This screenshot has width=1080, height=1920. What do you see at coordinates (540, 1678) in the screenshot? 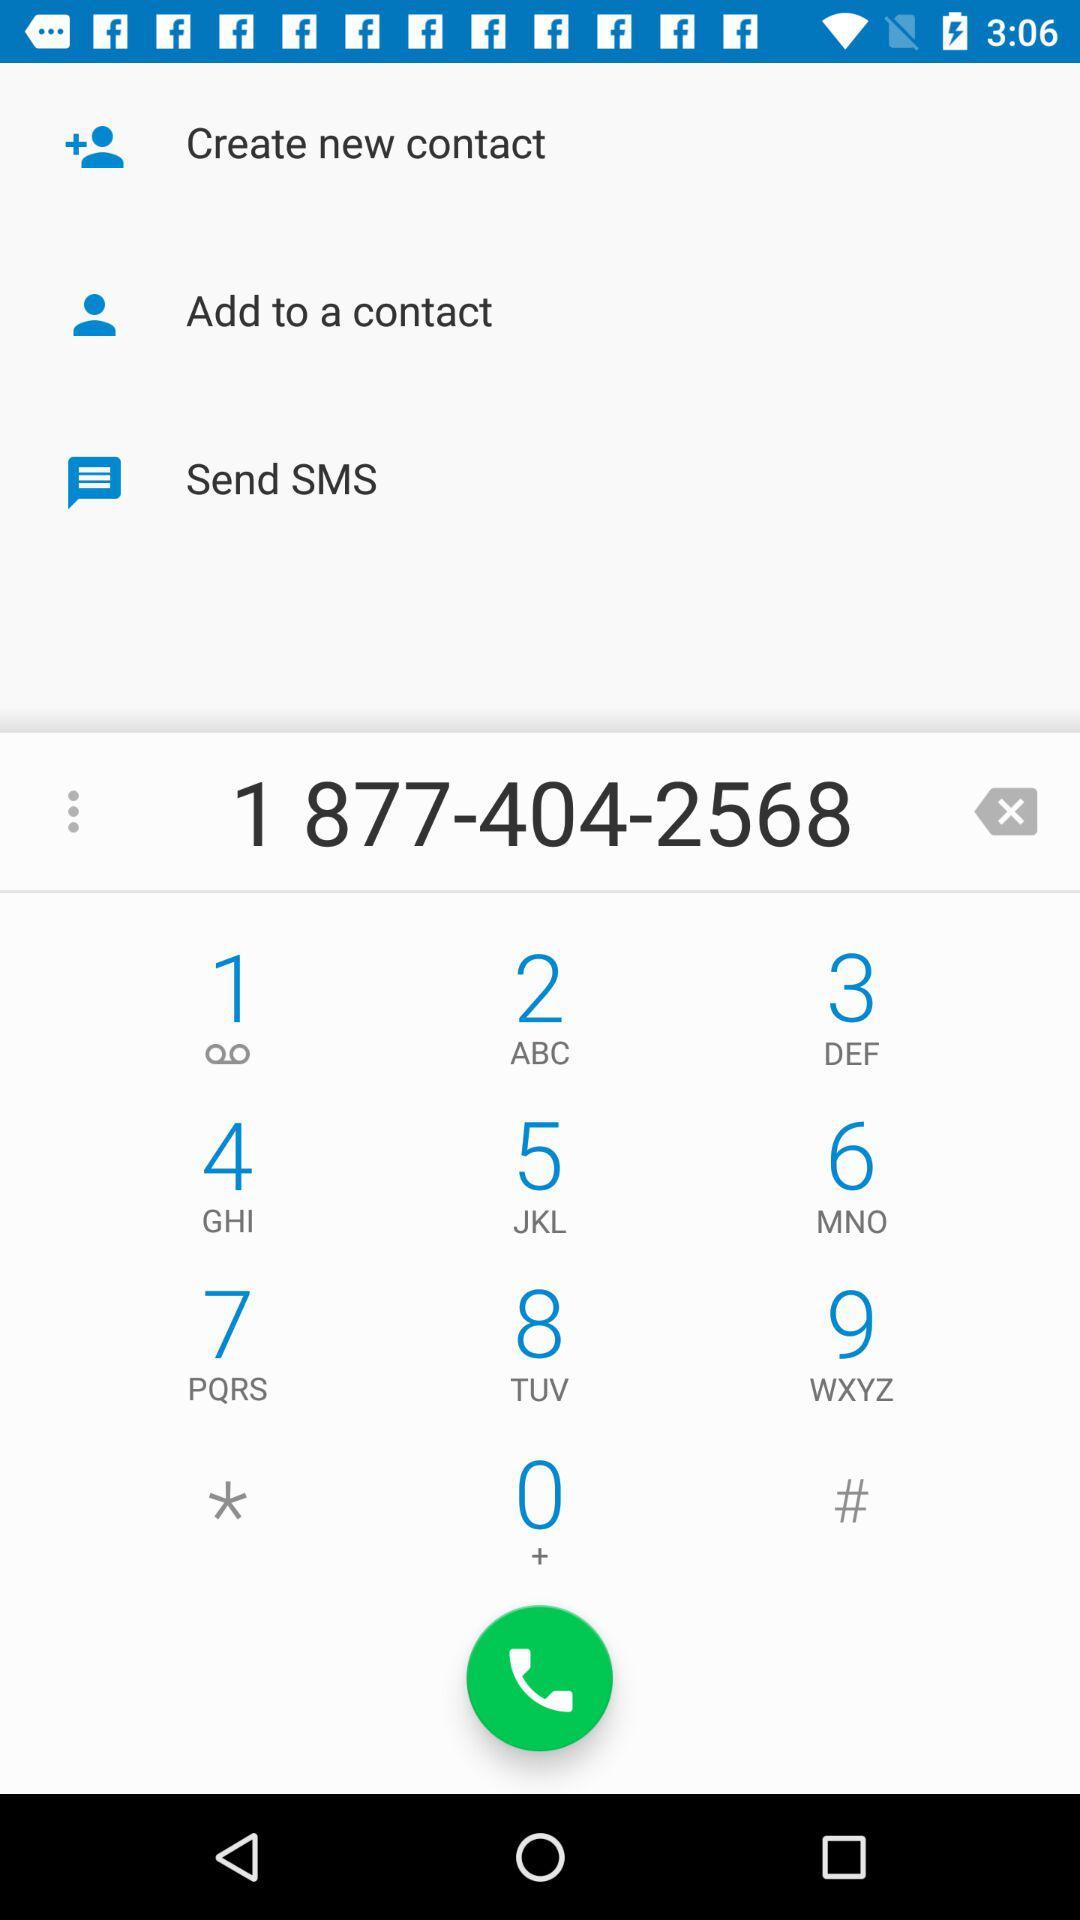
I see `the call icon` at bounding box center [540, 1678].